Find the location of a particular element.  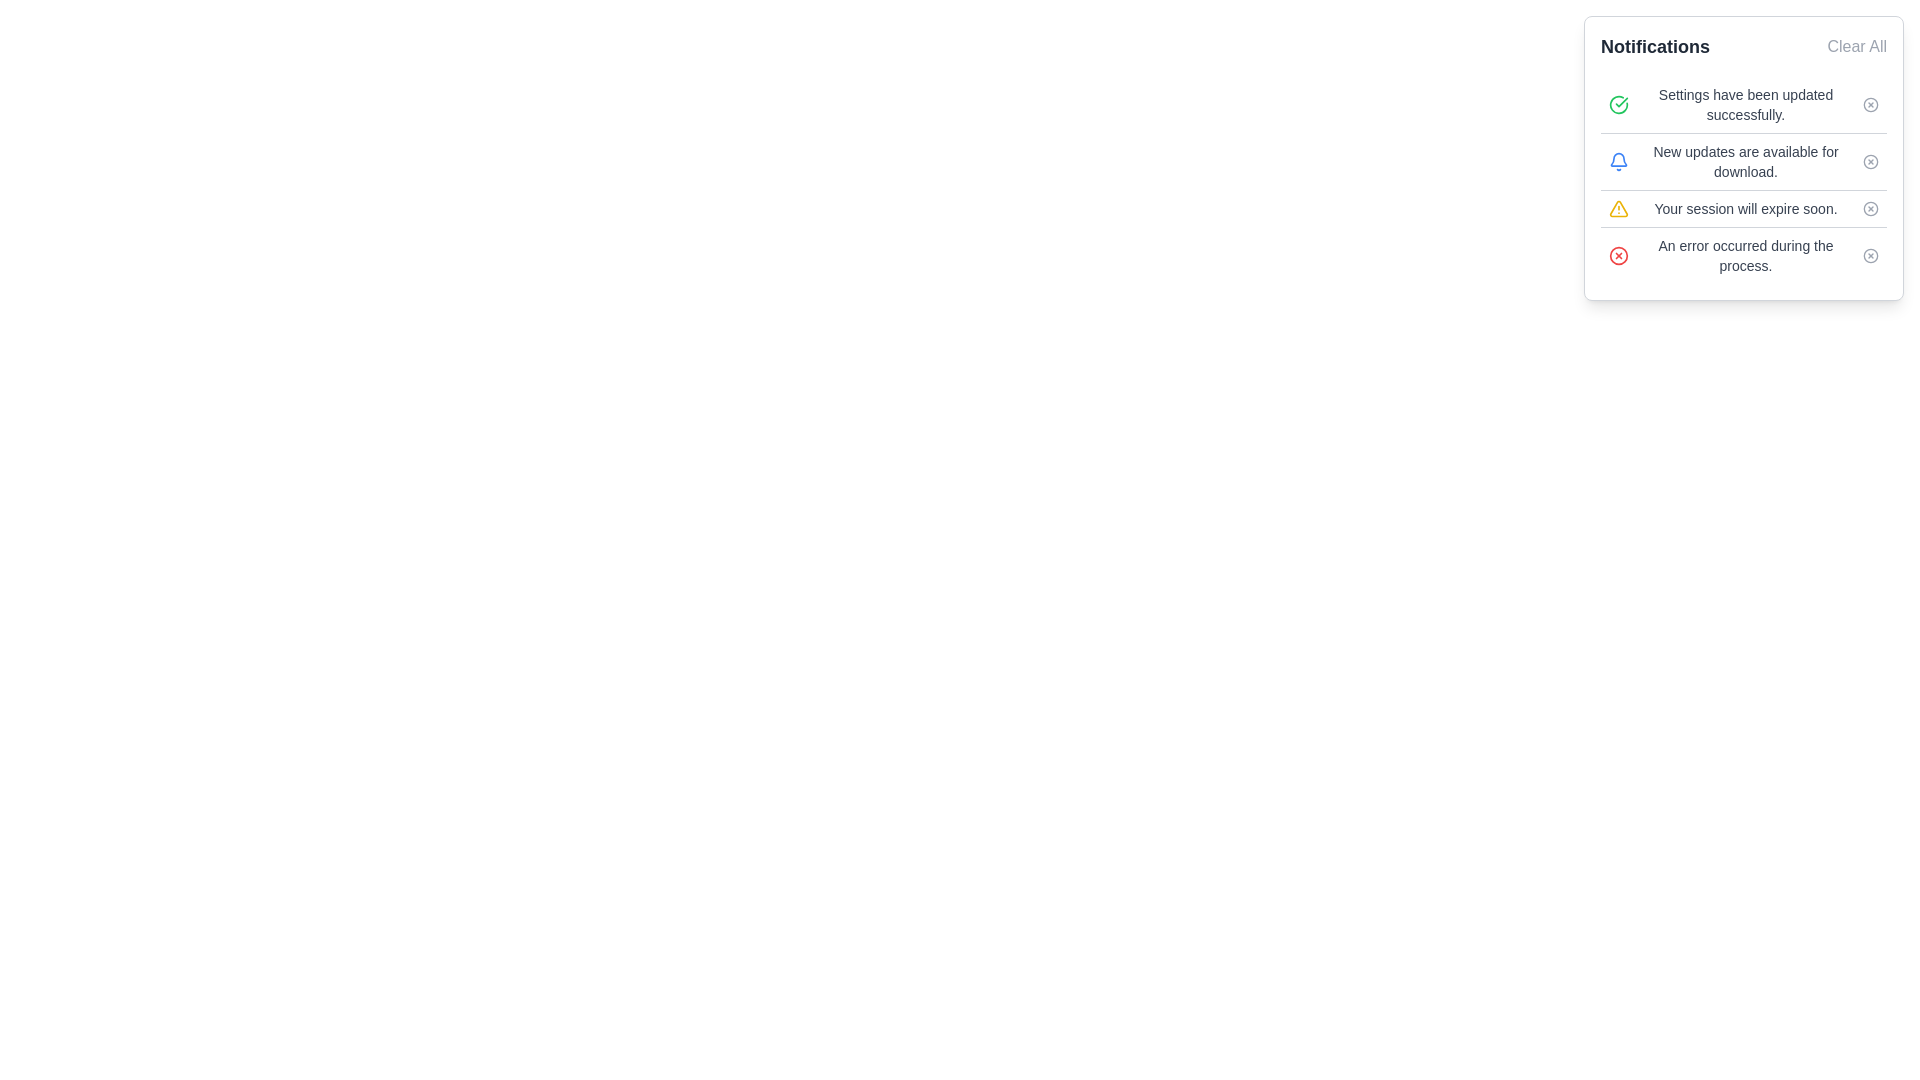

the error icon located near the left edge of the 'An error occurred during the process.' notification box is located at coordinates (1618, 254).